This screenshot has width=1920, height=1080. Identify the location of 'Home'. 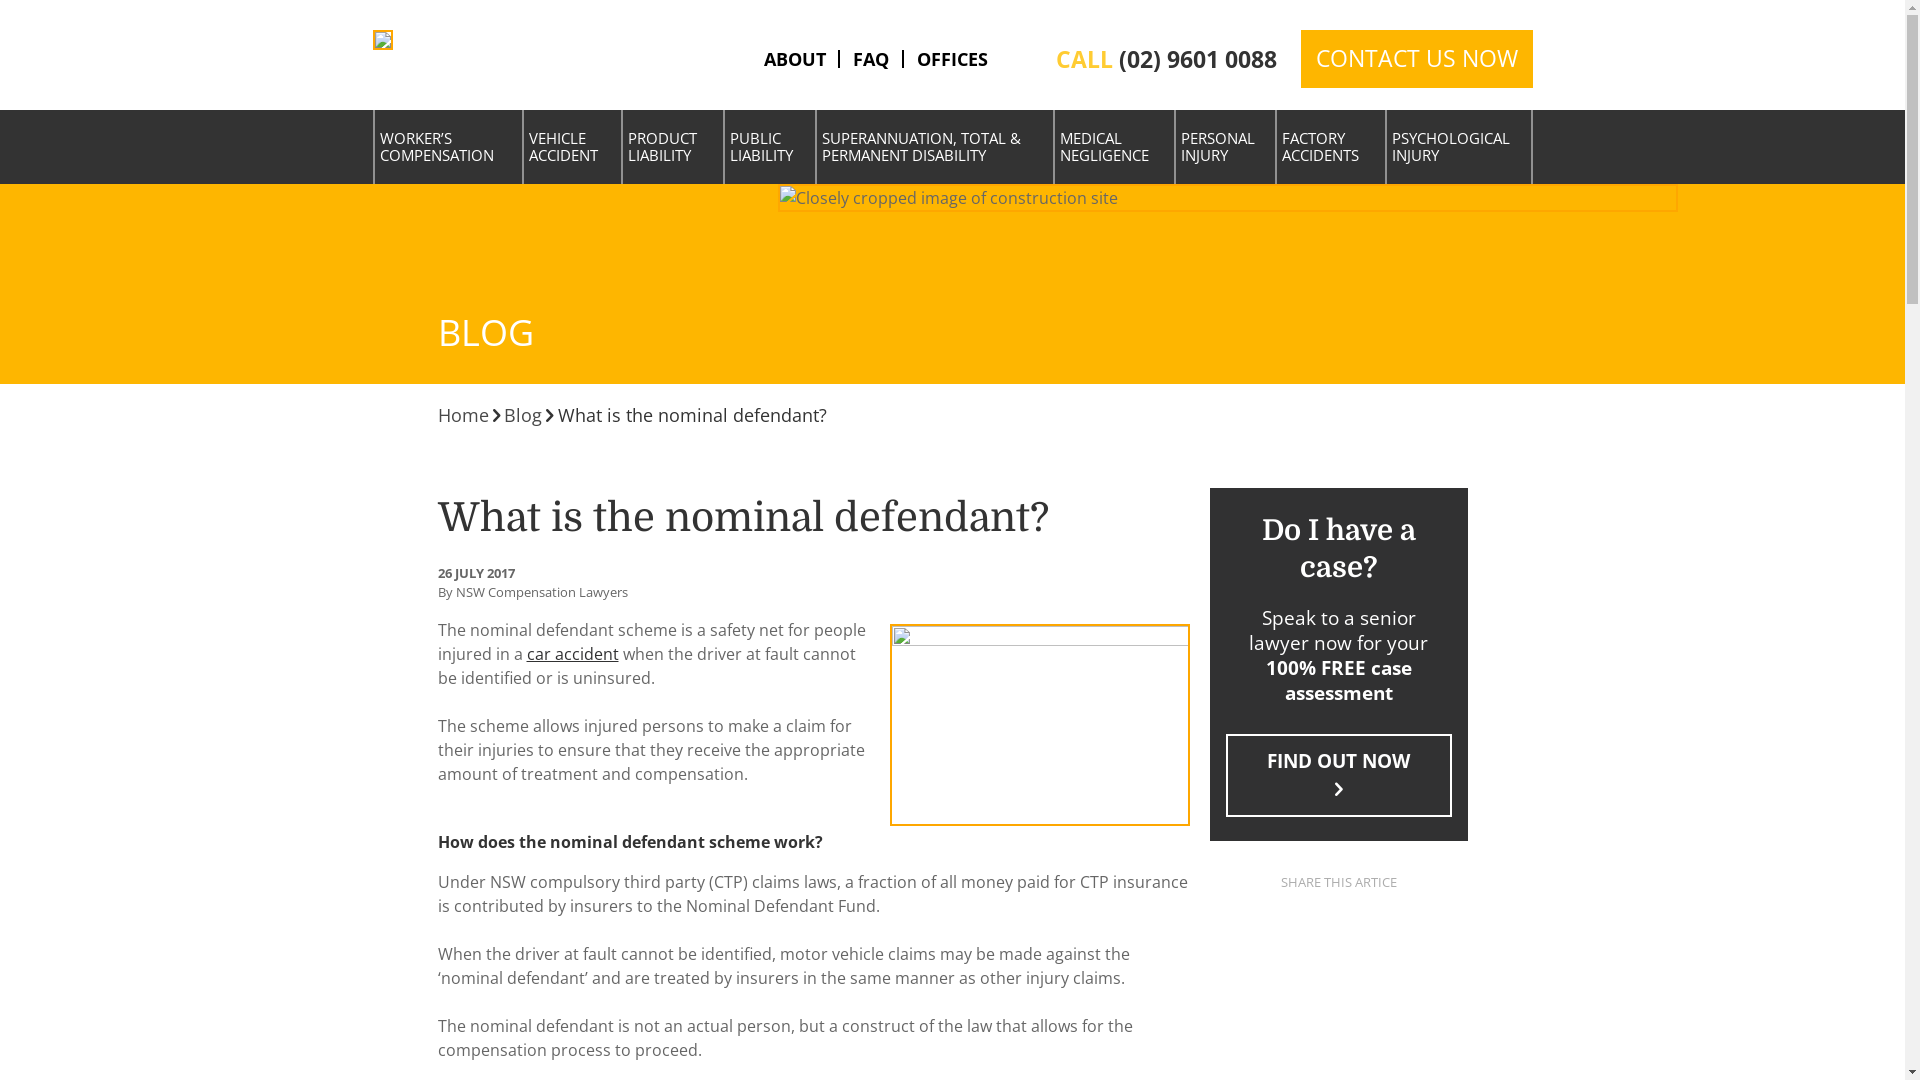
(462, 414).